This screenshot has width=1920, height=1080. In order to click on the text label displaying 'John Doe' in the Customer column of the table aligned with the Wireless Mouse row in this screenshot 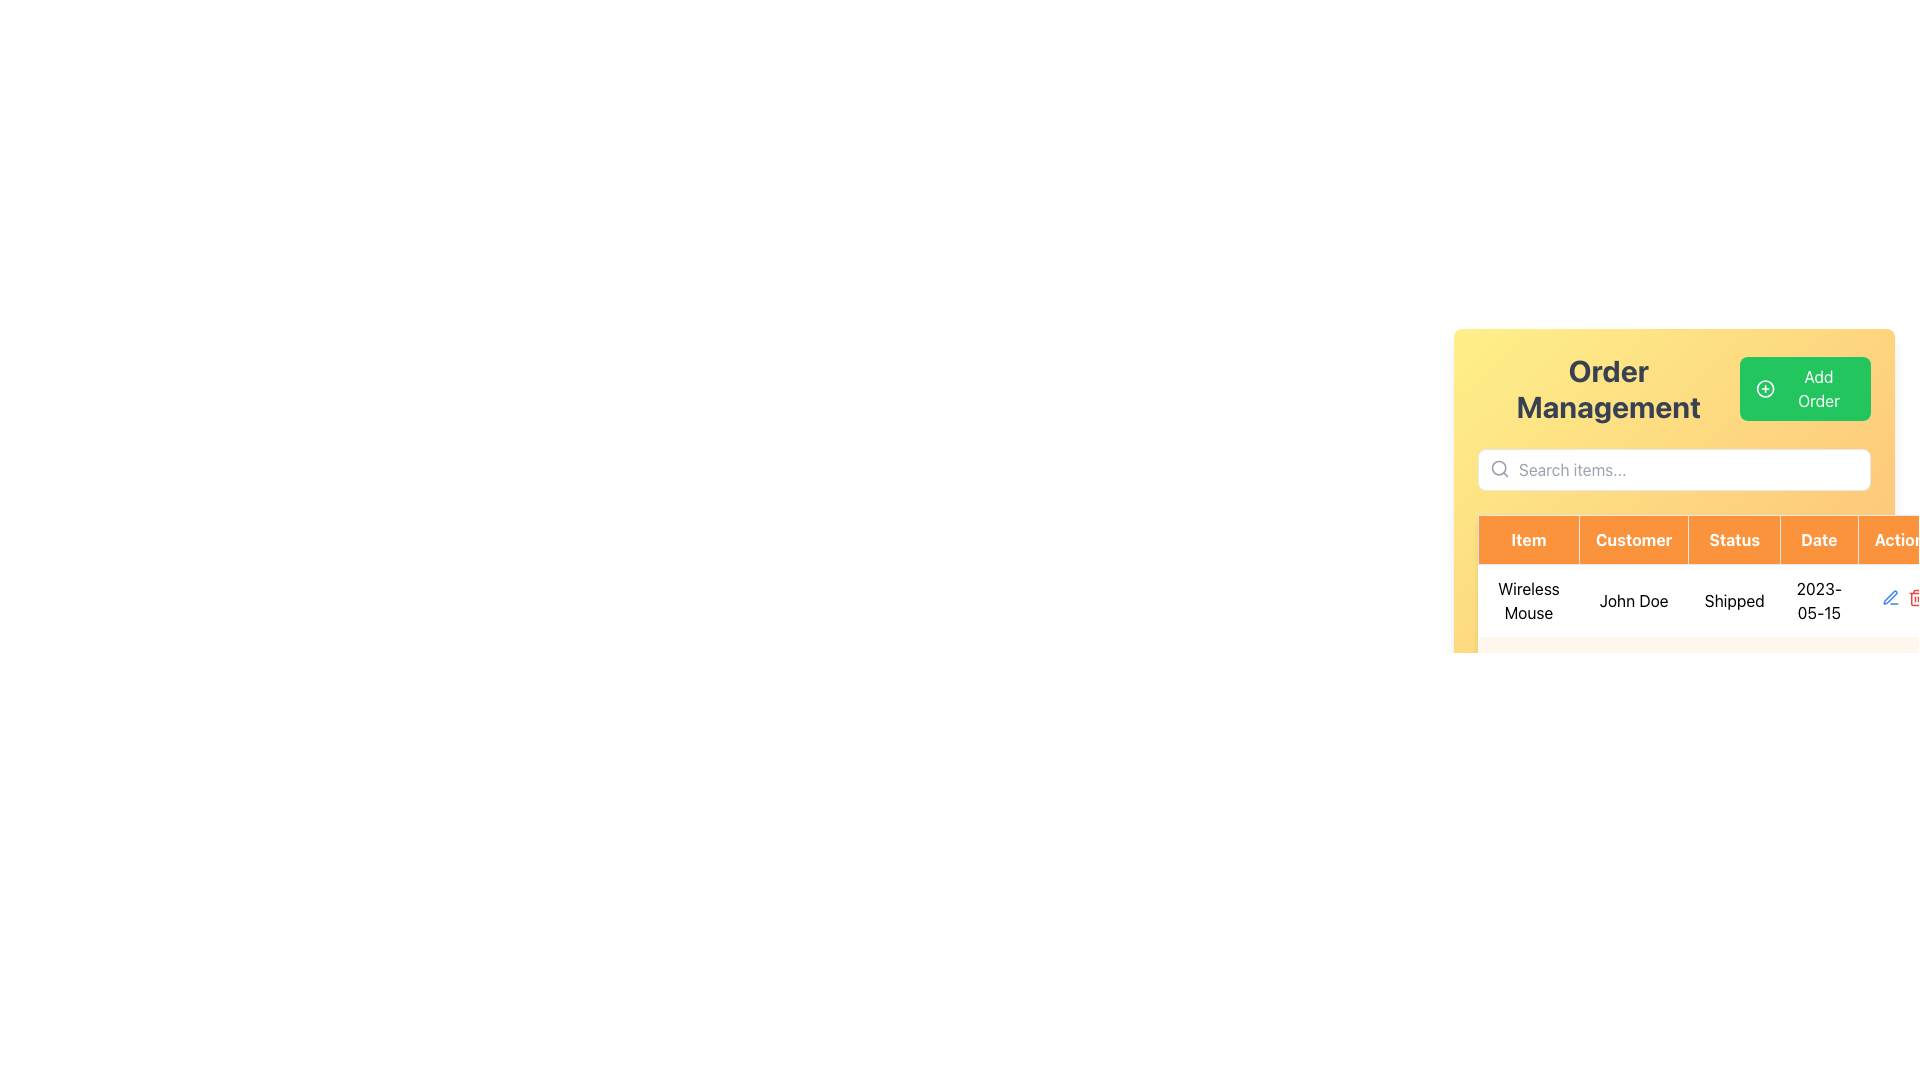, I will do `click(1634, 599)`.